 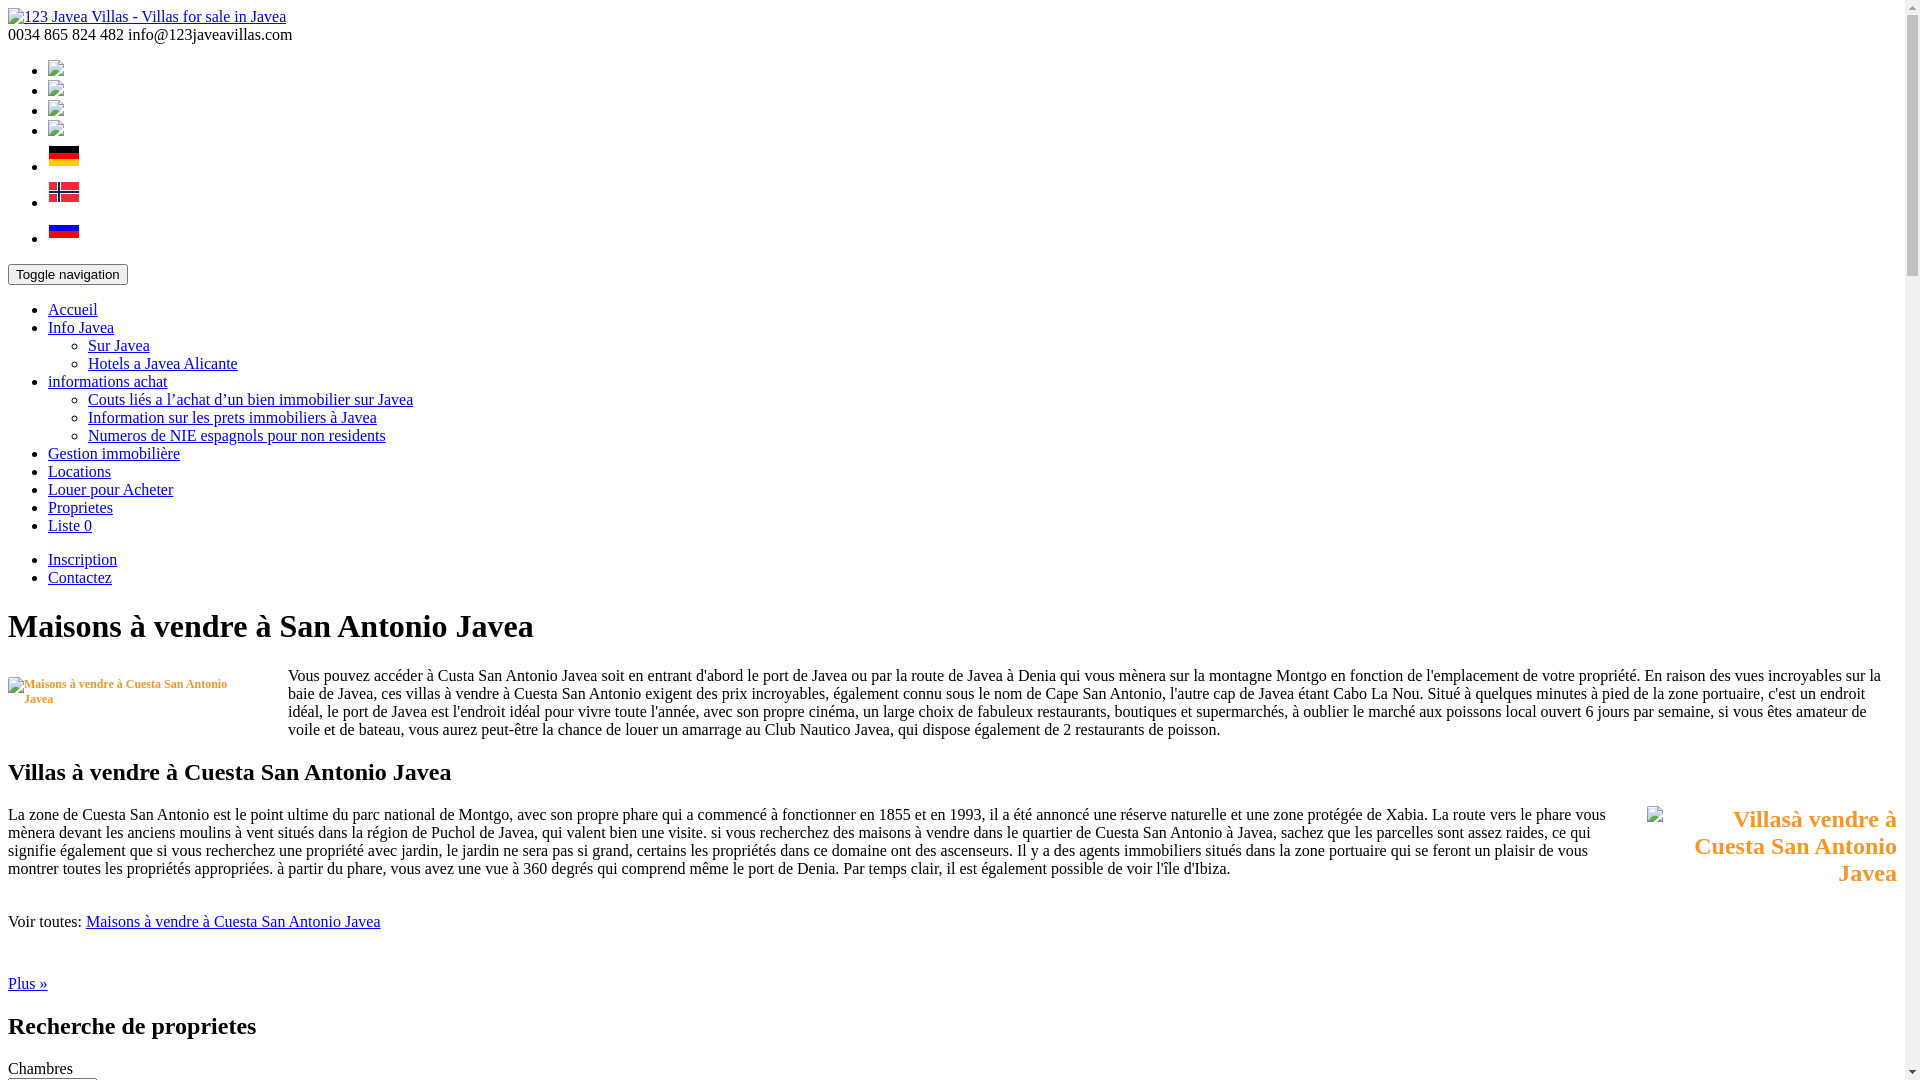 I want to click on 'Hotels a Javea Alicante', so click(x=163, y=363).